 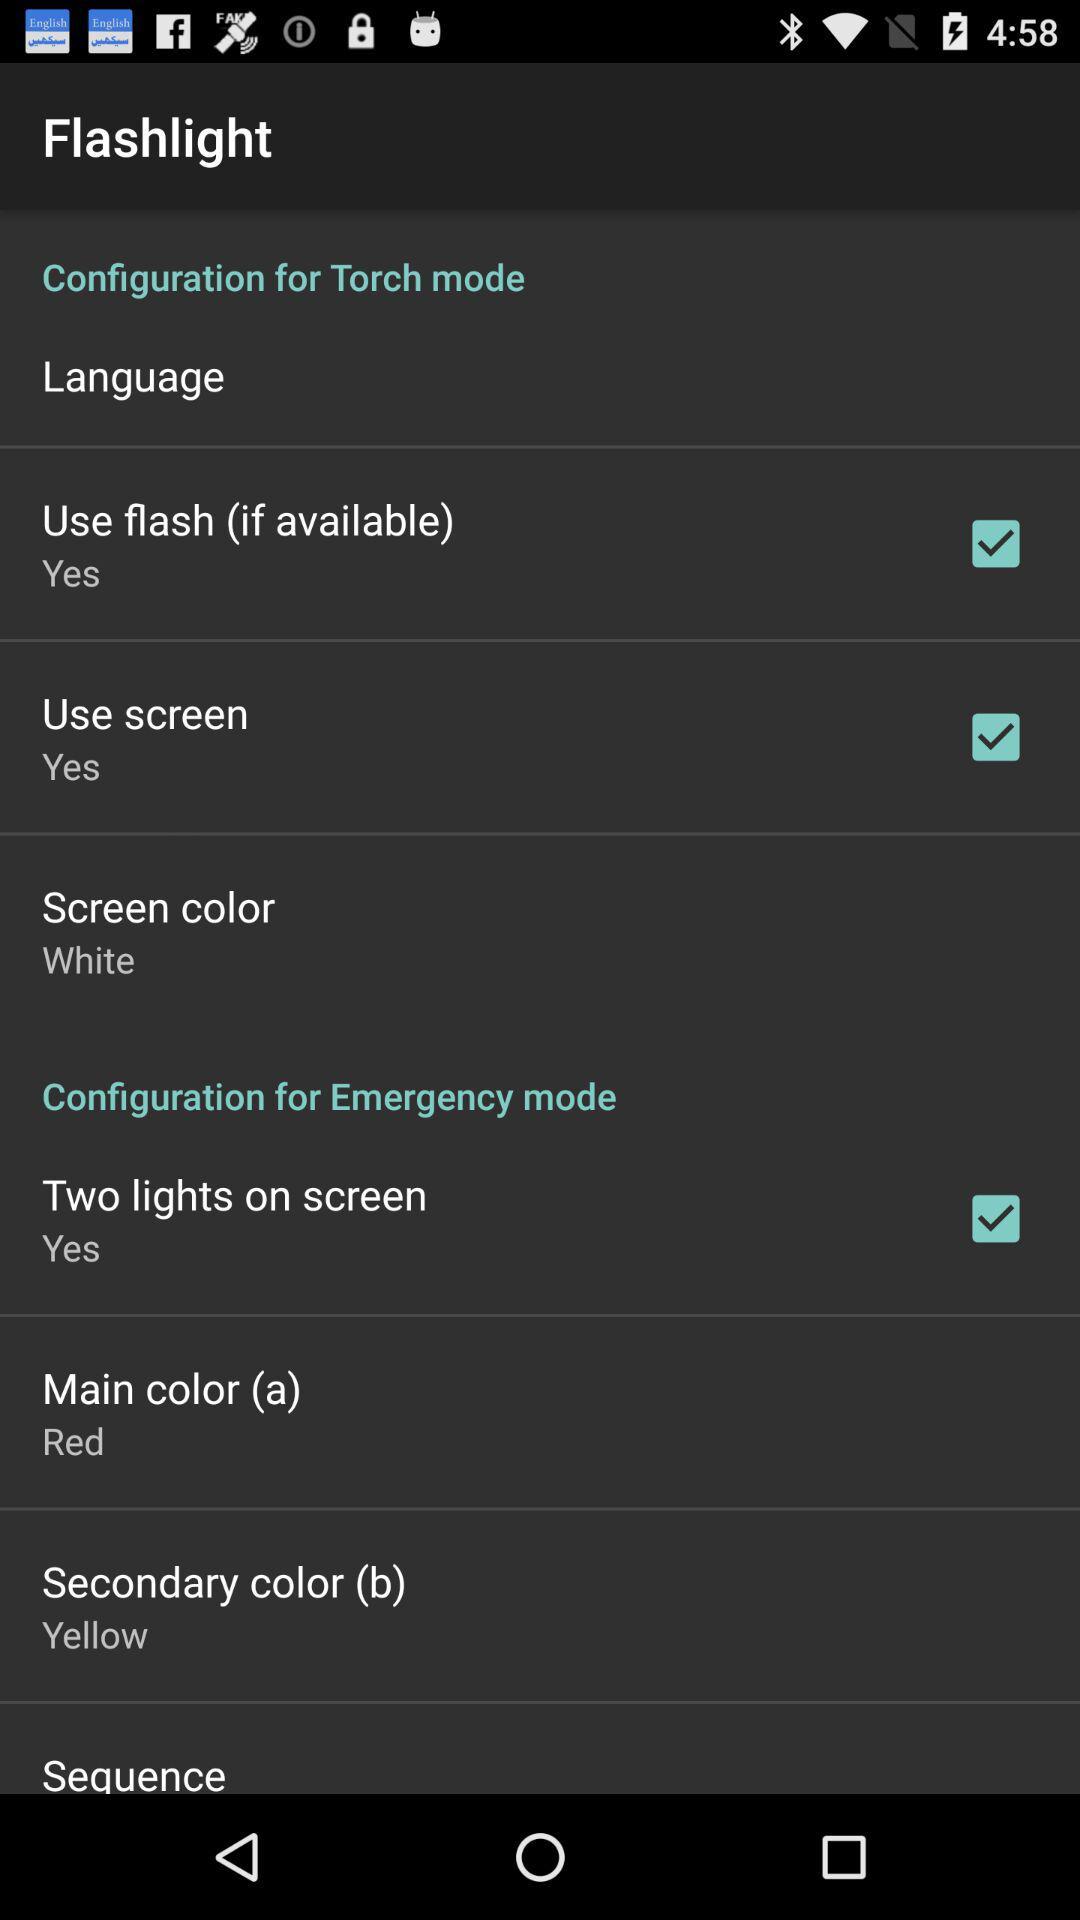 What do you see at coordinates (540, 1002) in the screenshot?
I see `flashlight settings menu` at bounding box center [540, 1002].